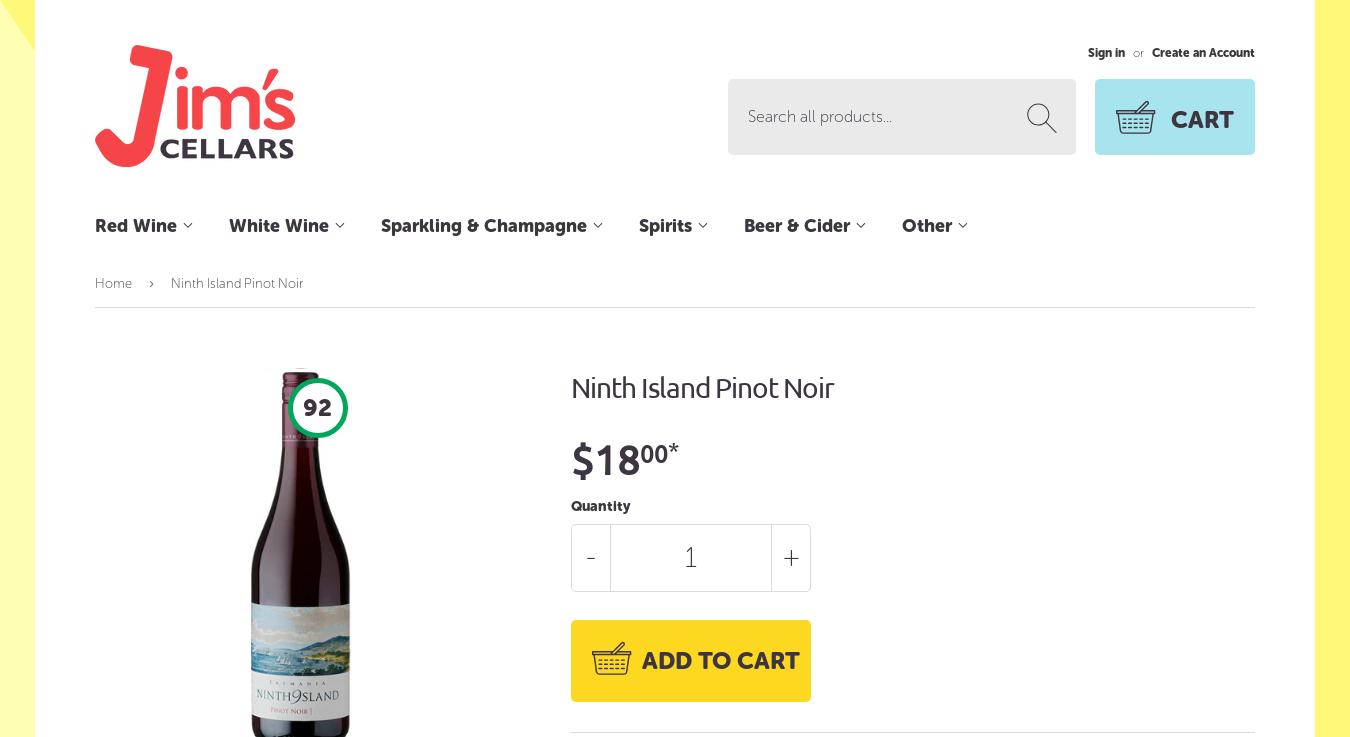  I want to click on 'Tequila', so click(667, 424).